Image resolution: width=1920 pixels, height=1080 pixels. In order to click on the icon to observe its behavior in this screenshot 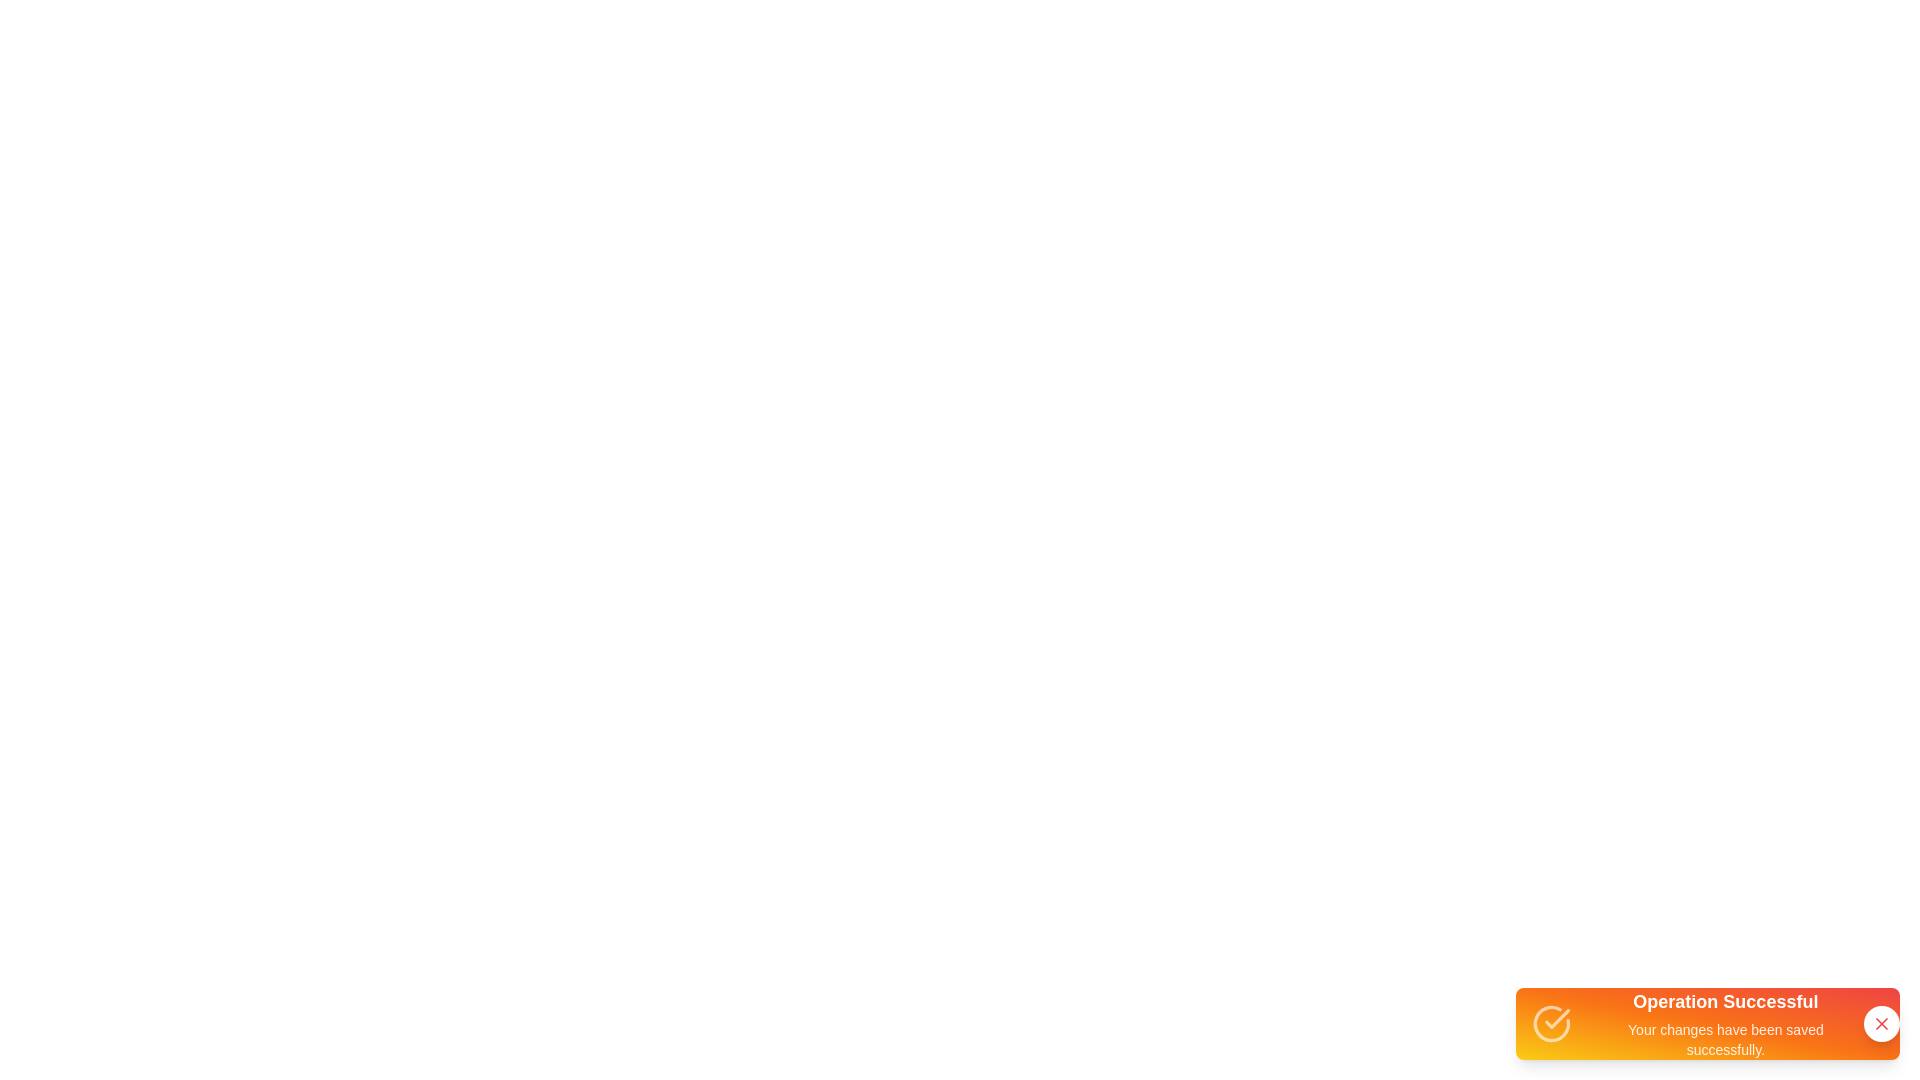, I will do `click(1550, 1023)`.